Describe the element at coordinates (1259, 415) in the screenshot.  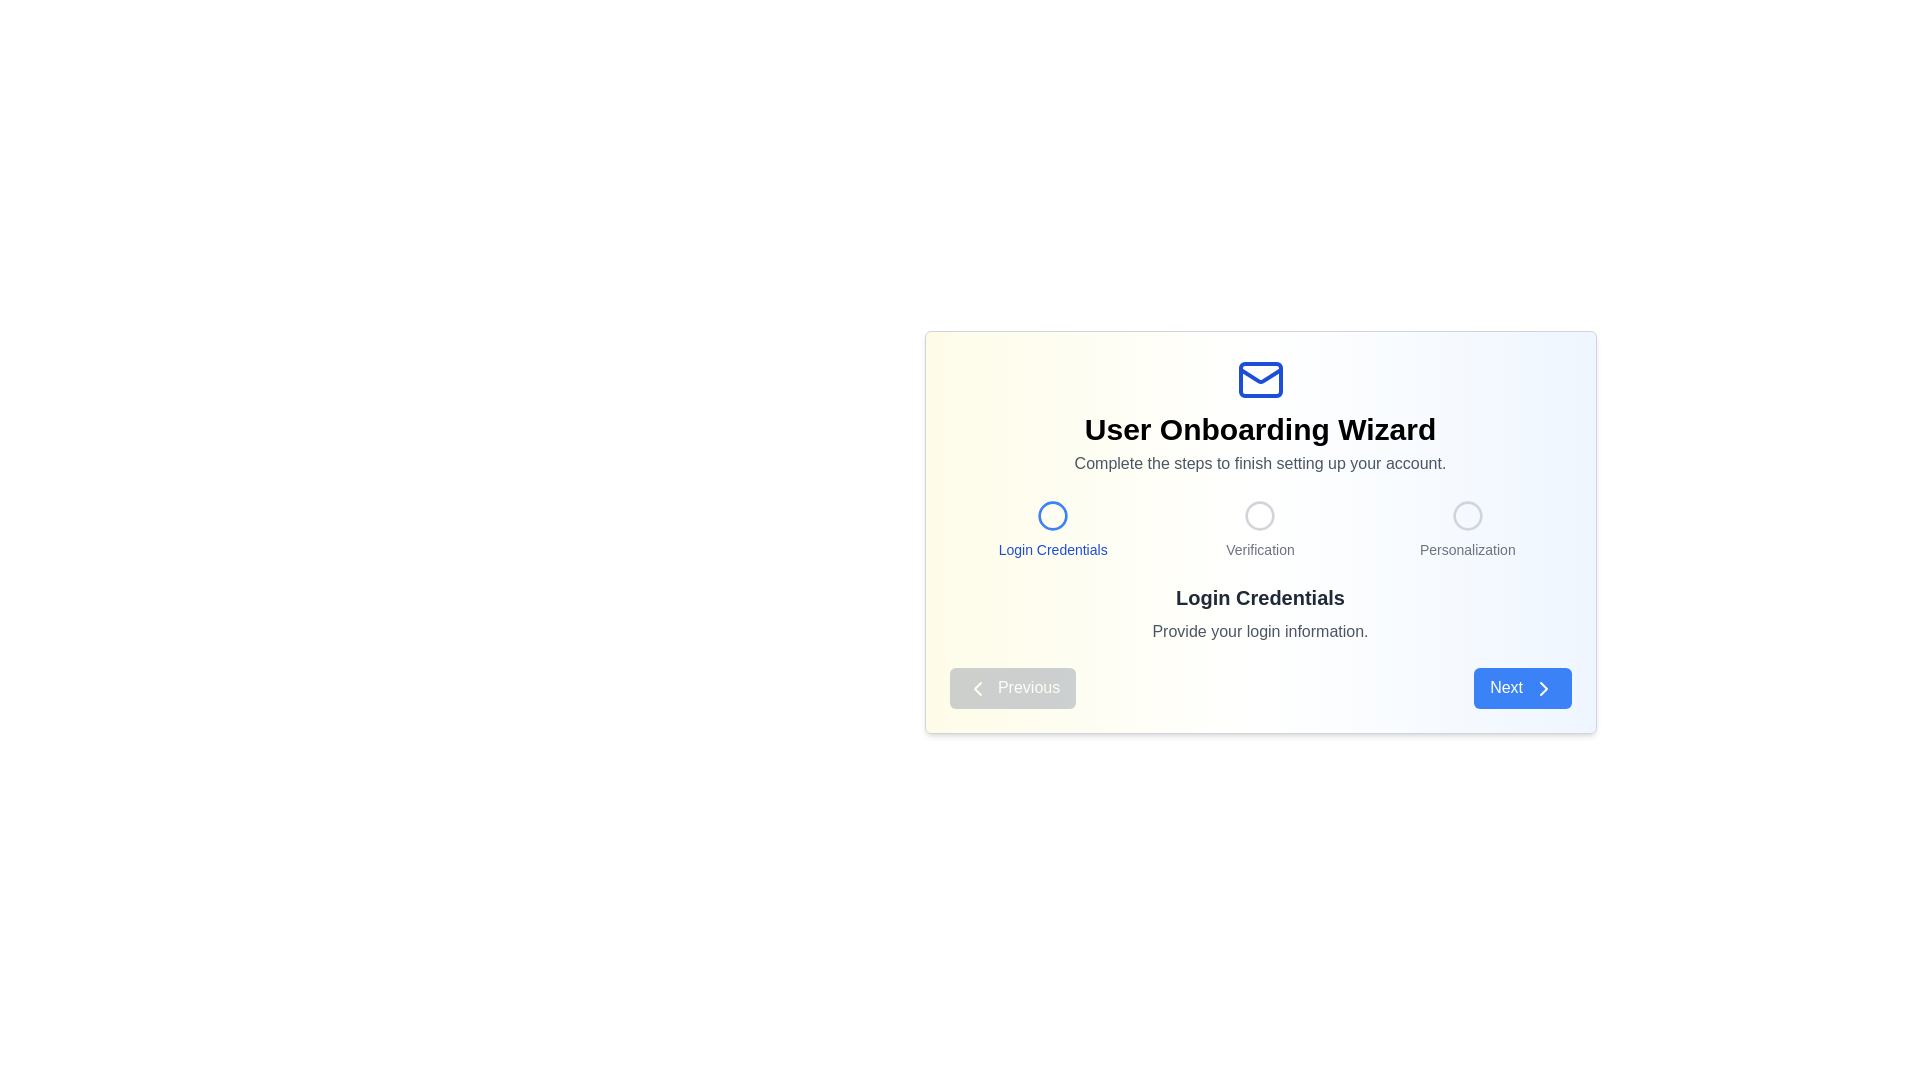
I see `the Information panel that describes the onboarding wizard, which is centrally located above the step indicators for Login Credentials, Verification, and Personalization` at that location.